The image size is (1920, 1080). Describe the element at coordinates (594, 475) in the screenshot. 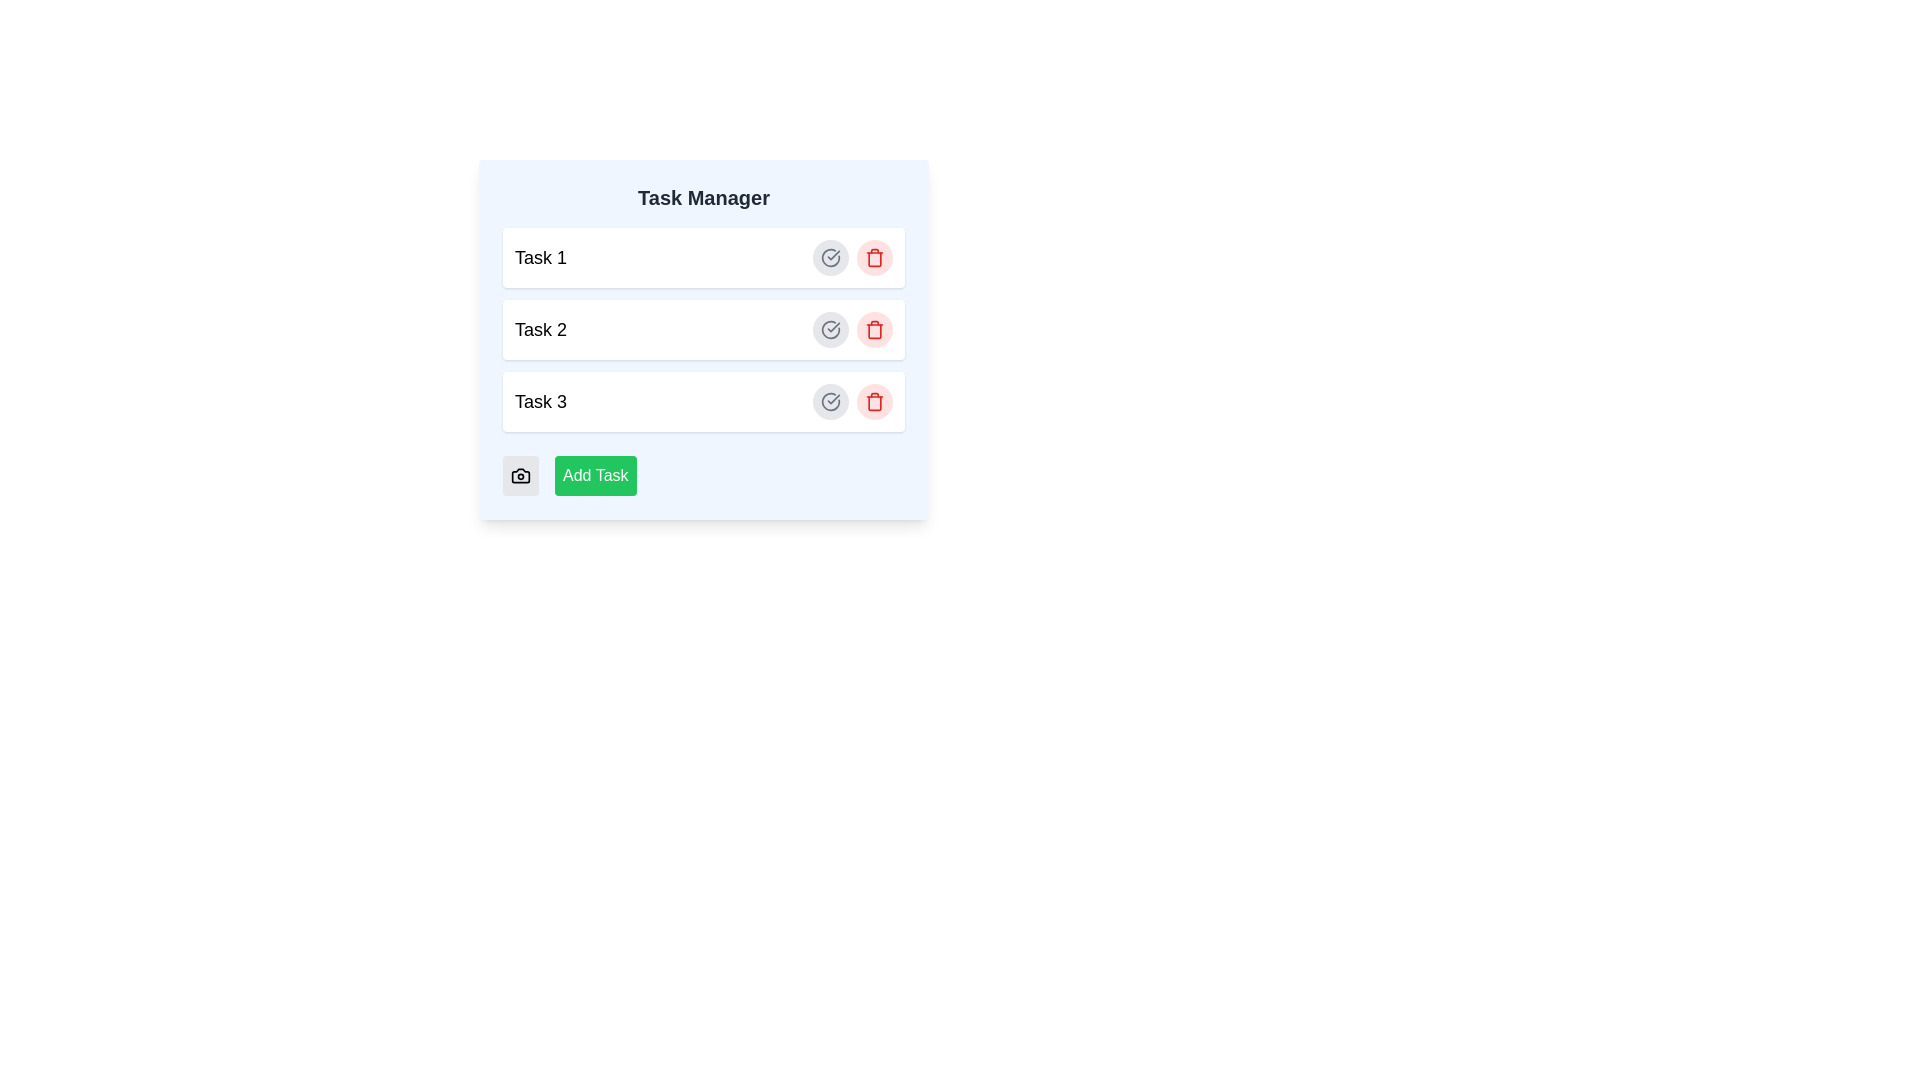

I see `the 'Add Task' button located at the bottom of the 'Task Manager' interface` at that location.